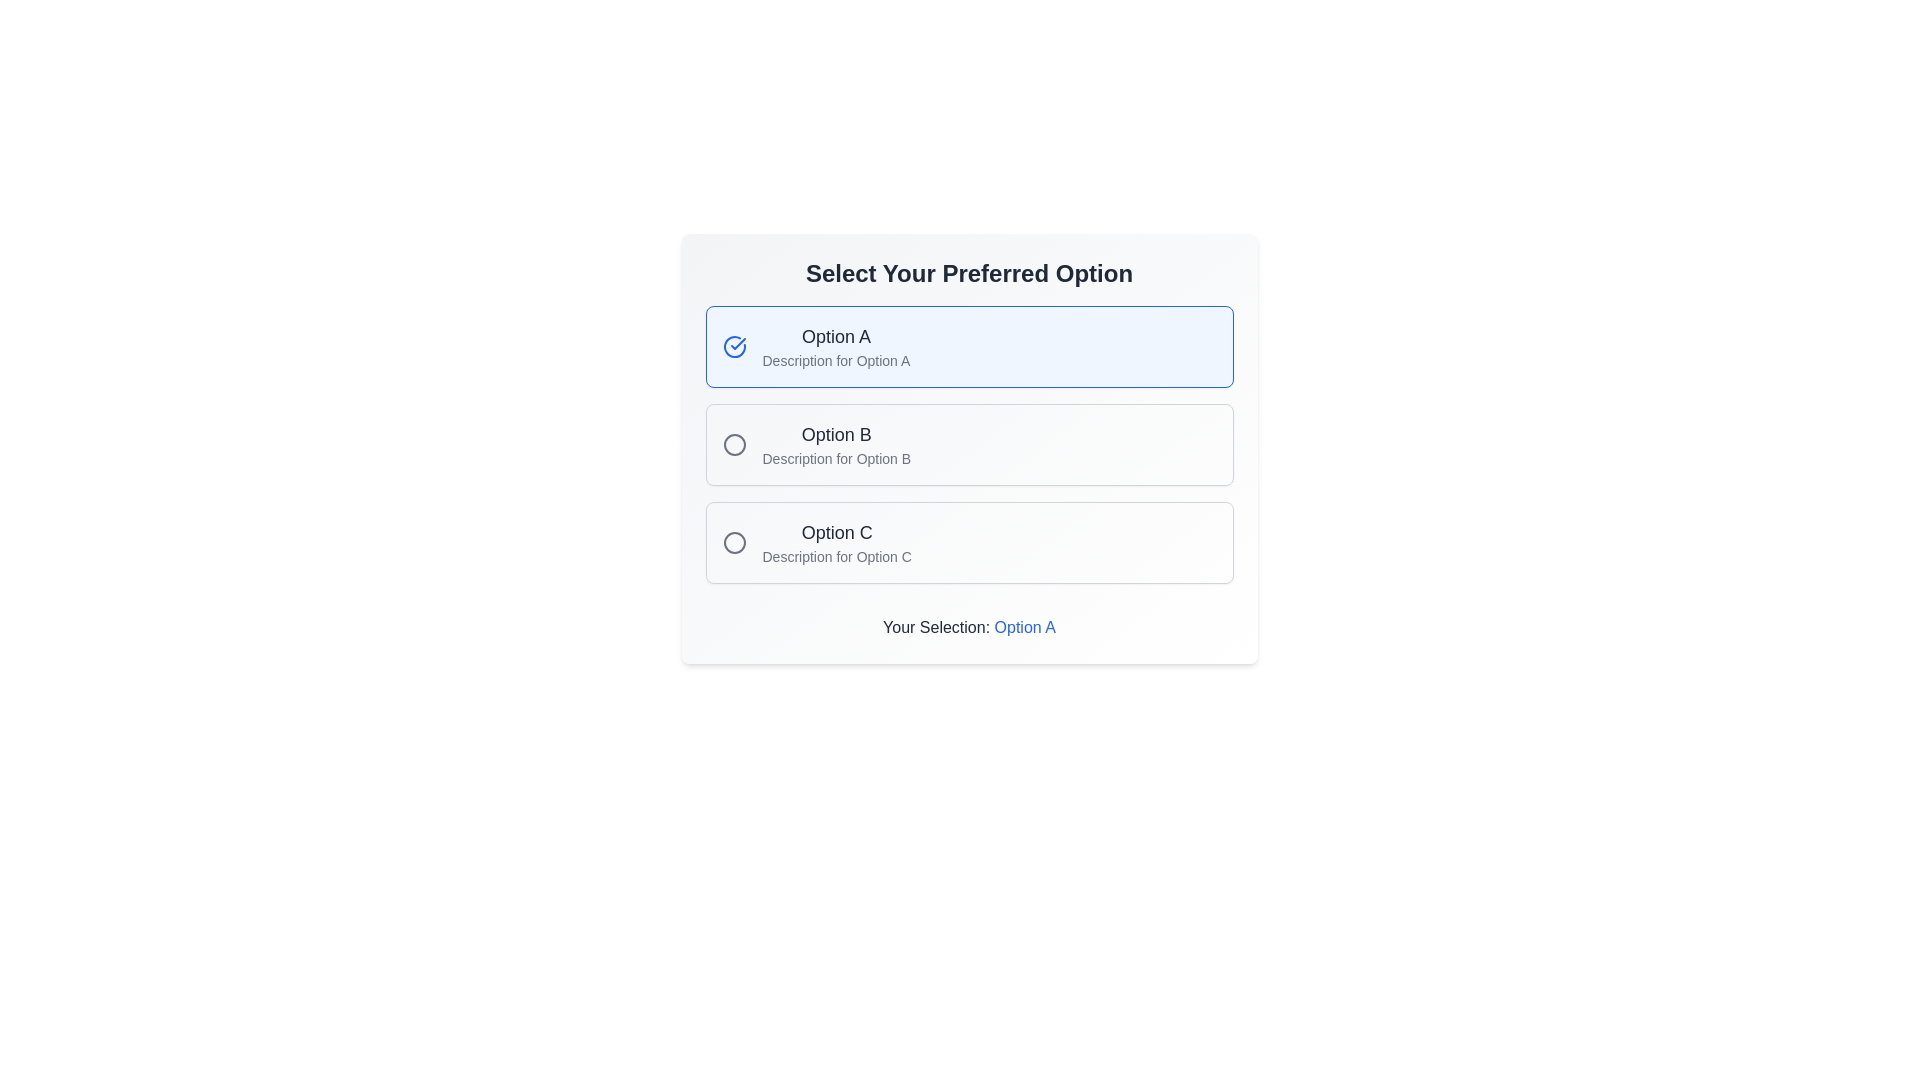 This screenshot has height=1080, width=1920. I want to click on the visual indicator associated with 'Option B', which is located to the left of the text 'Option B' in the second option of a vertical list, so click(733, 443).